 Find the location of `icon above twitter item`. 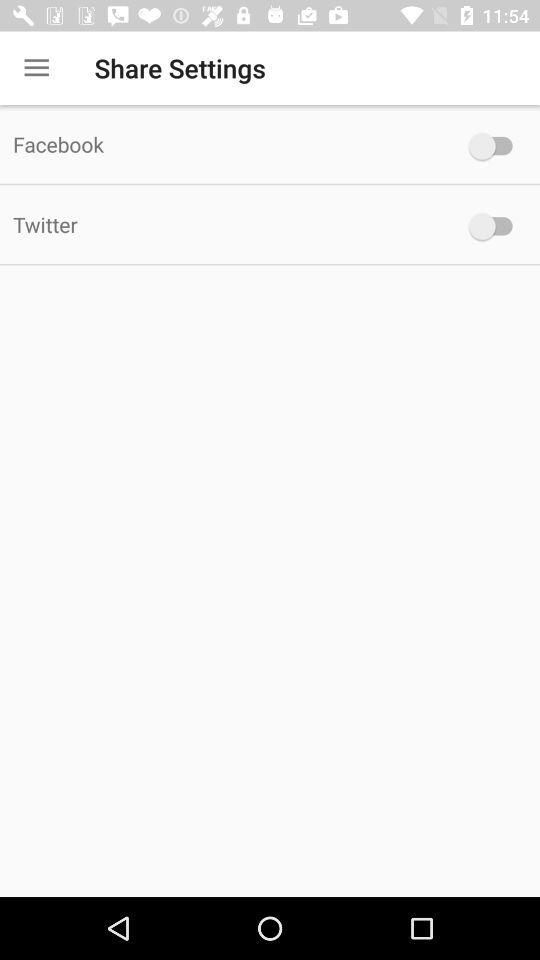

icon above twitter item is located at coordinates (224, 143).